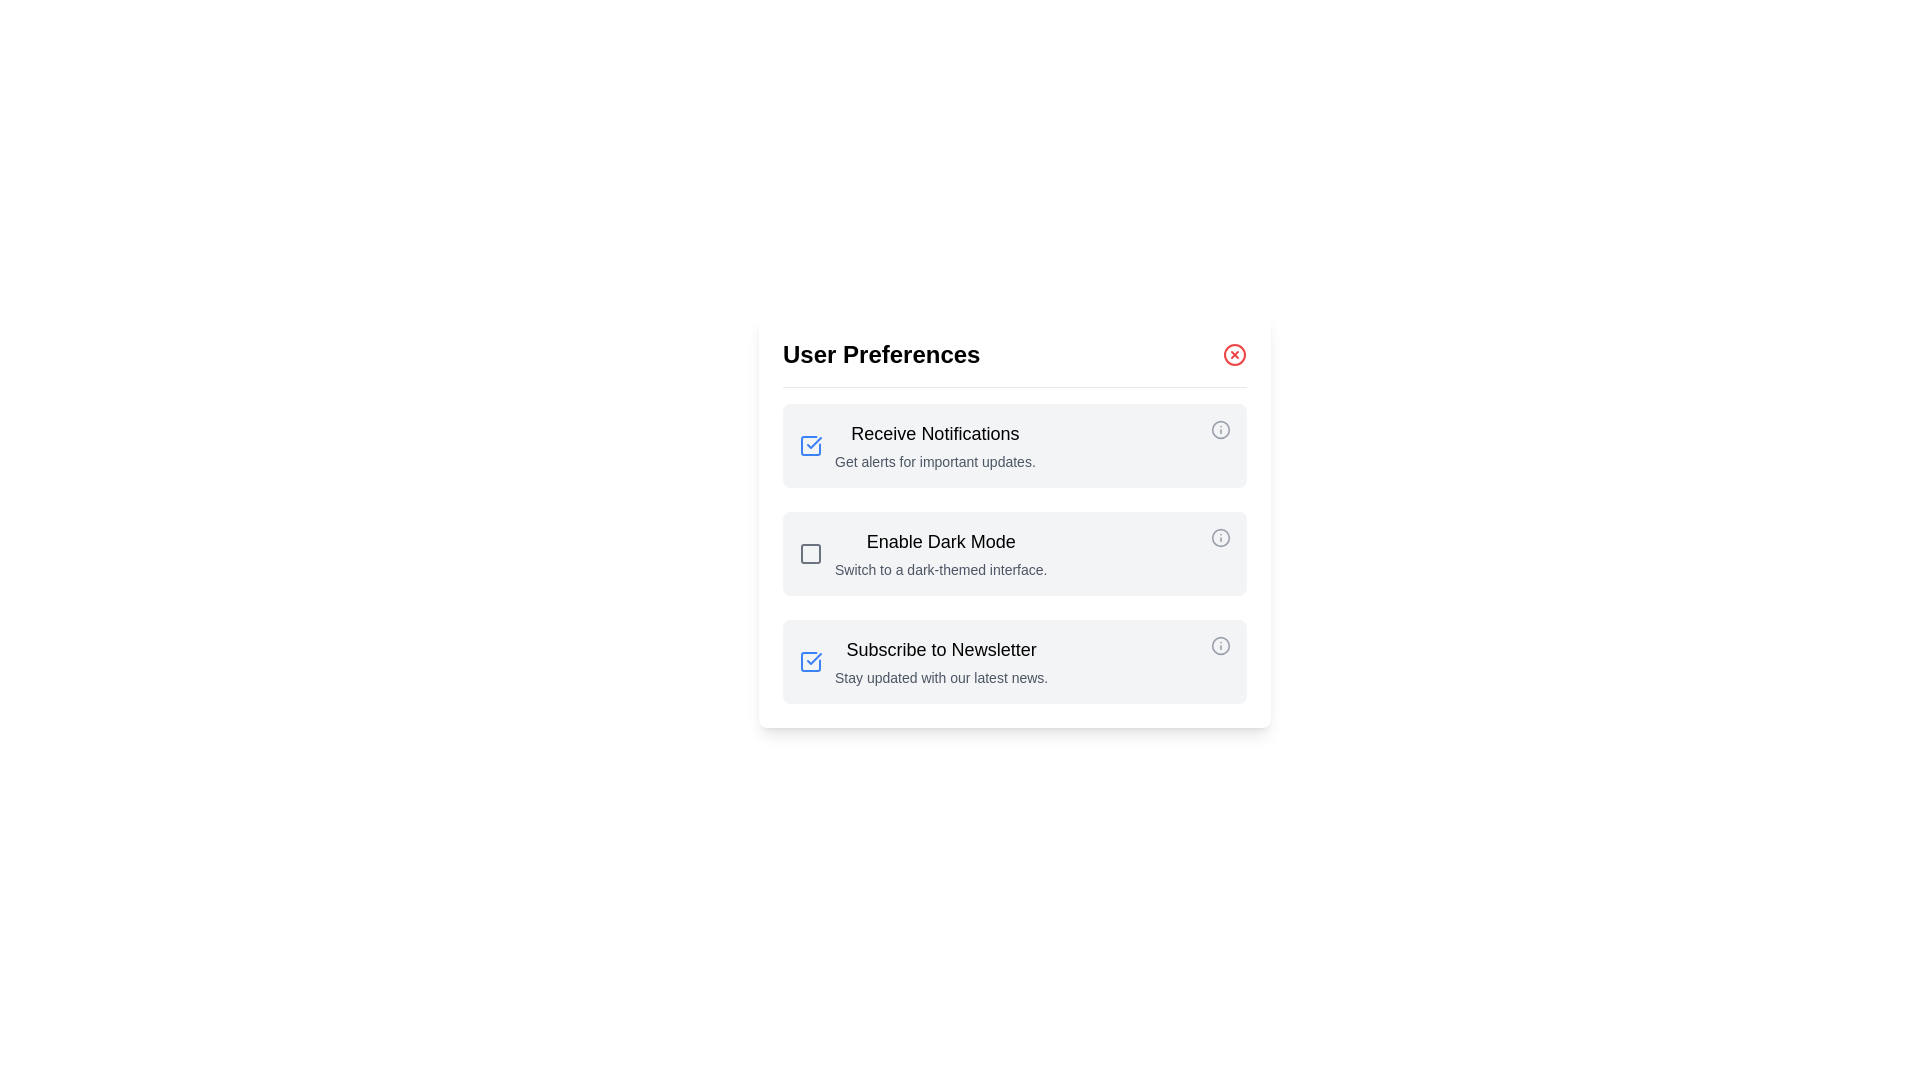 This screenshot has height=1080, width=1920. I want to click on the Circle icon located near the bottom-right corner of the second preference option, adjacent to the square icon with a cross inside, so click(1219, 536).